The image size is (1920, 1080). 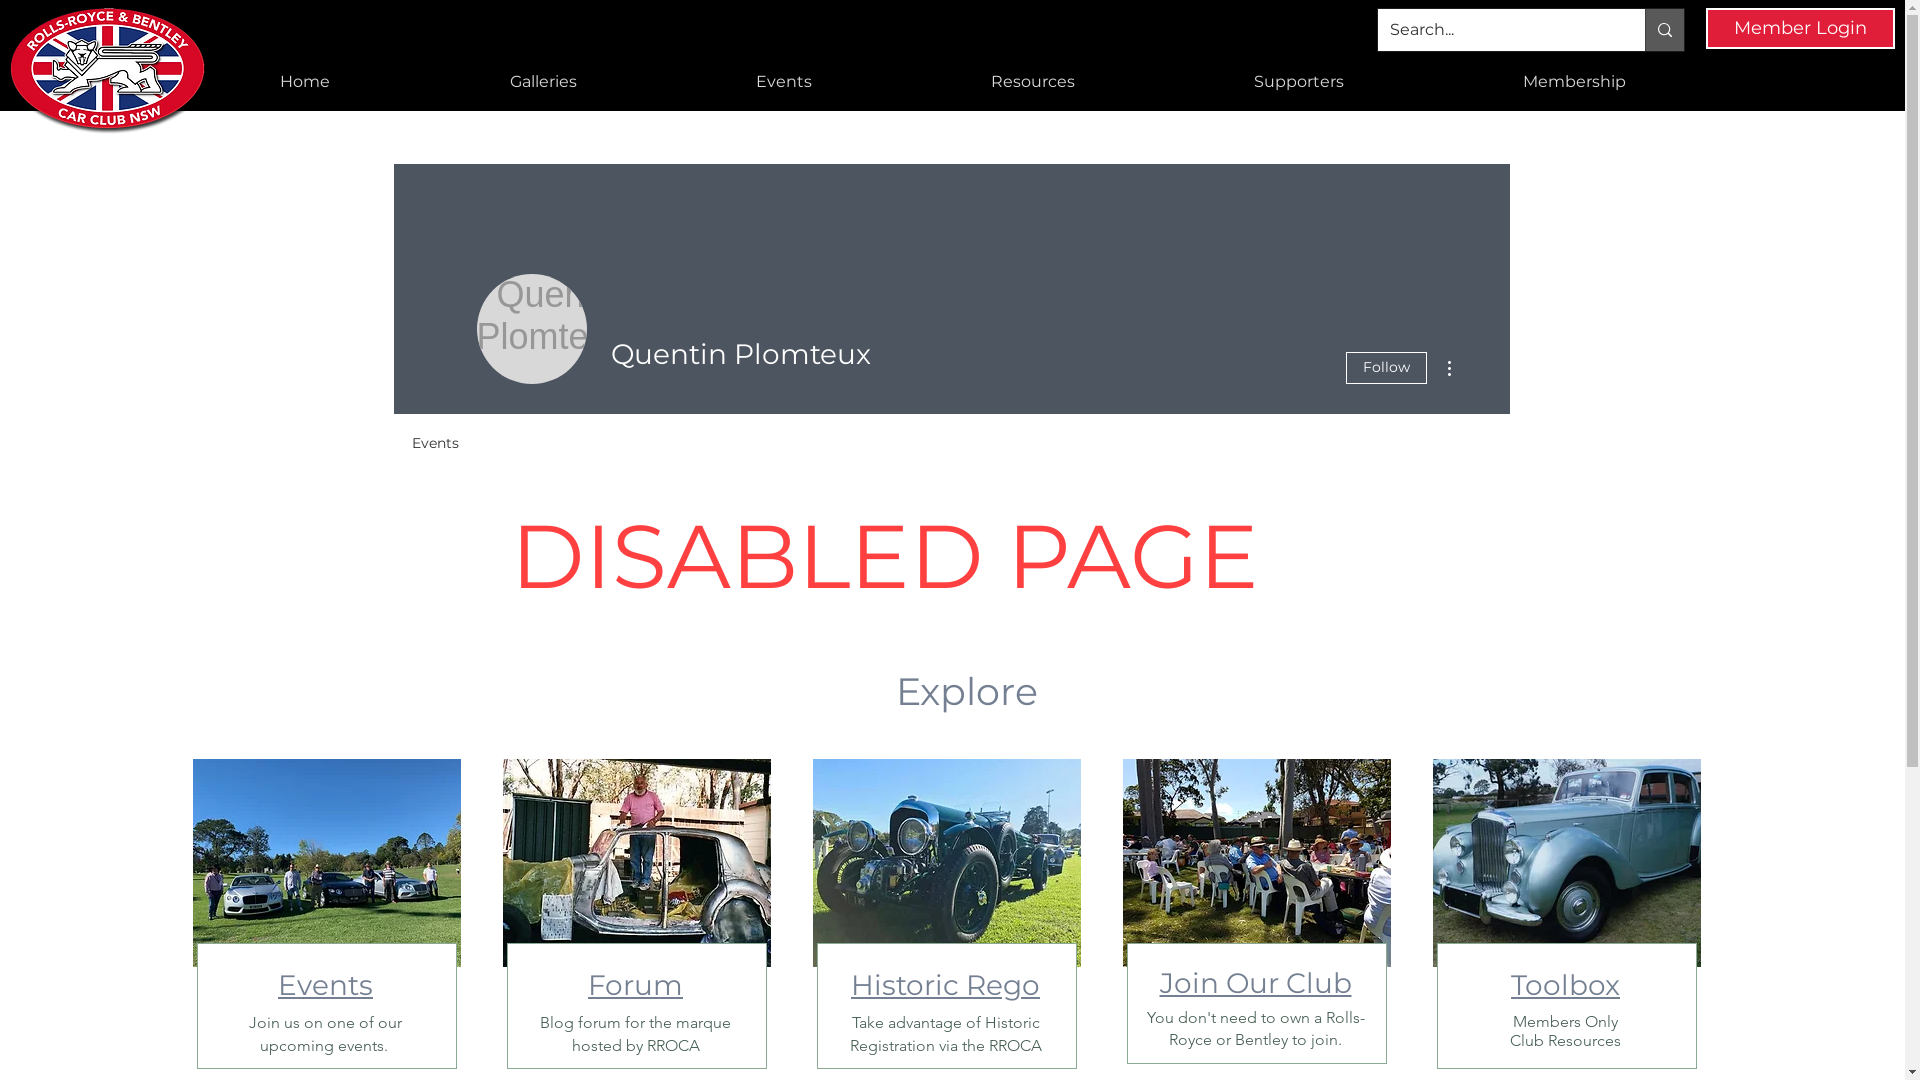 What do you see at coordinates (109, 70) in the screenshot?
I see `'RR+Club+logo+Trans (400x519).png'` at bounding box center [109, 70].